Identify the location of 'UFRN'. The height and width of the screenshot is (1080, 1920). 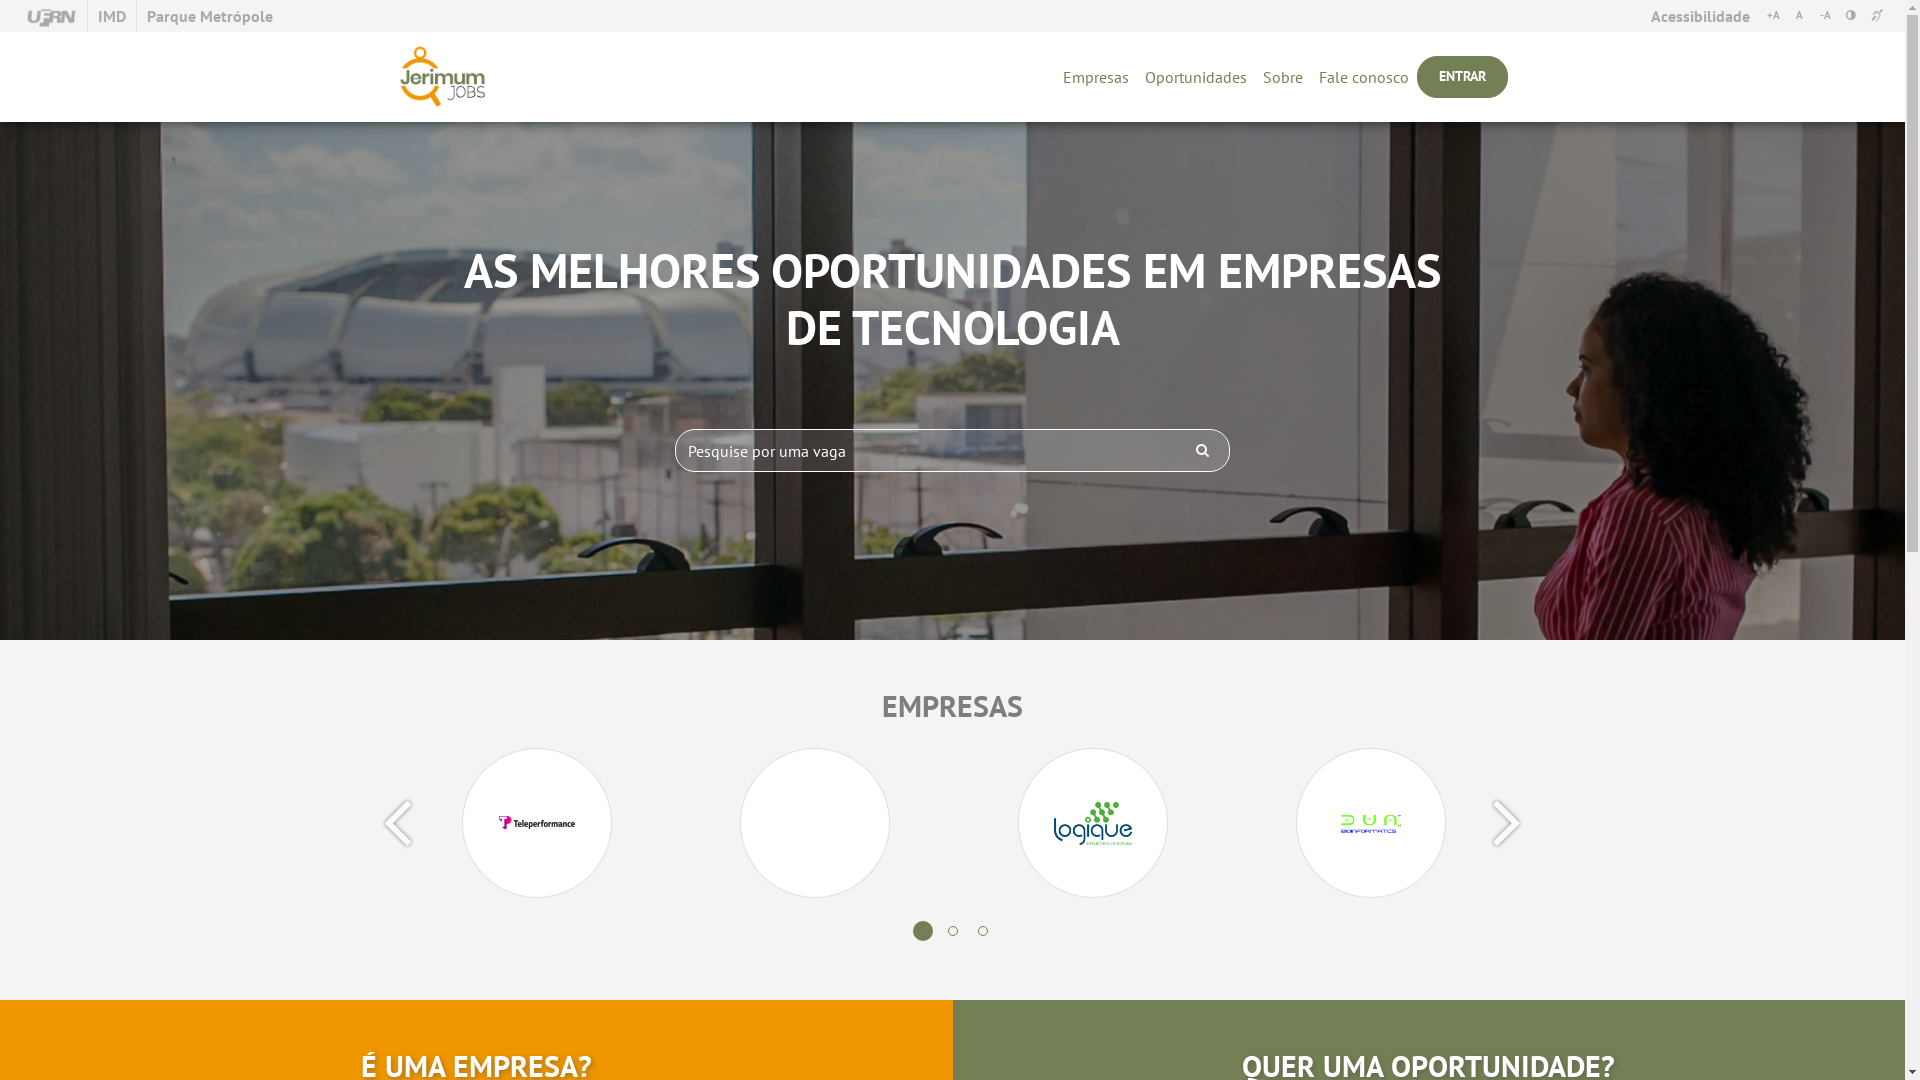
(51, 15).